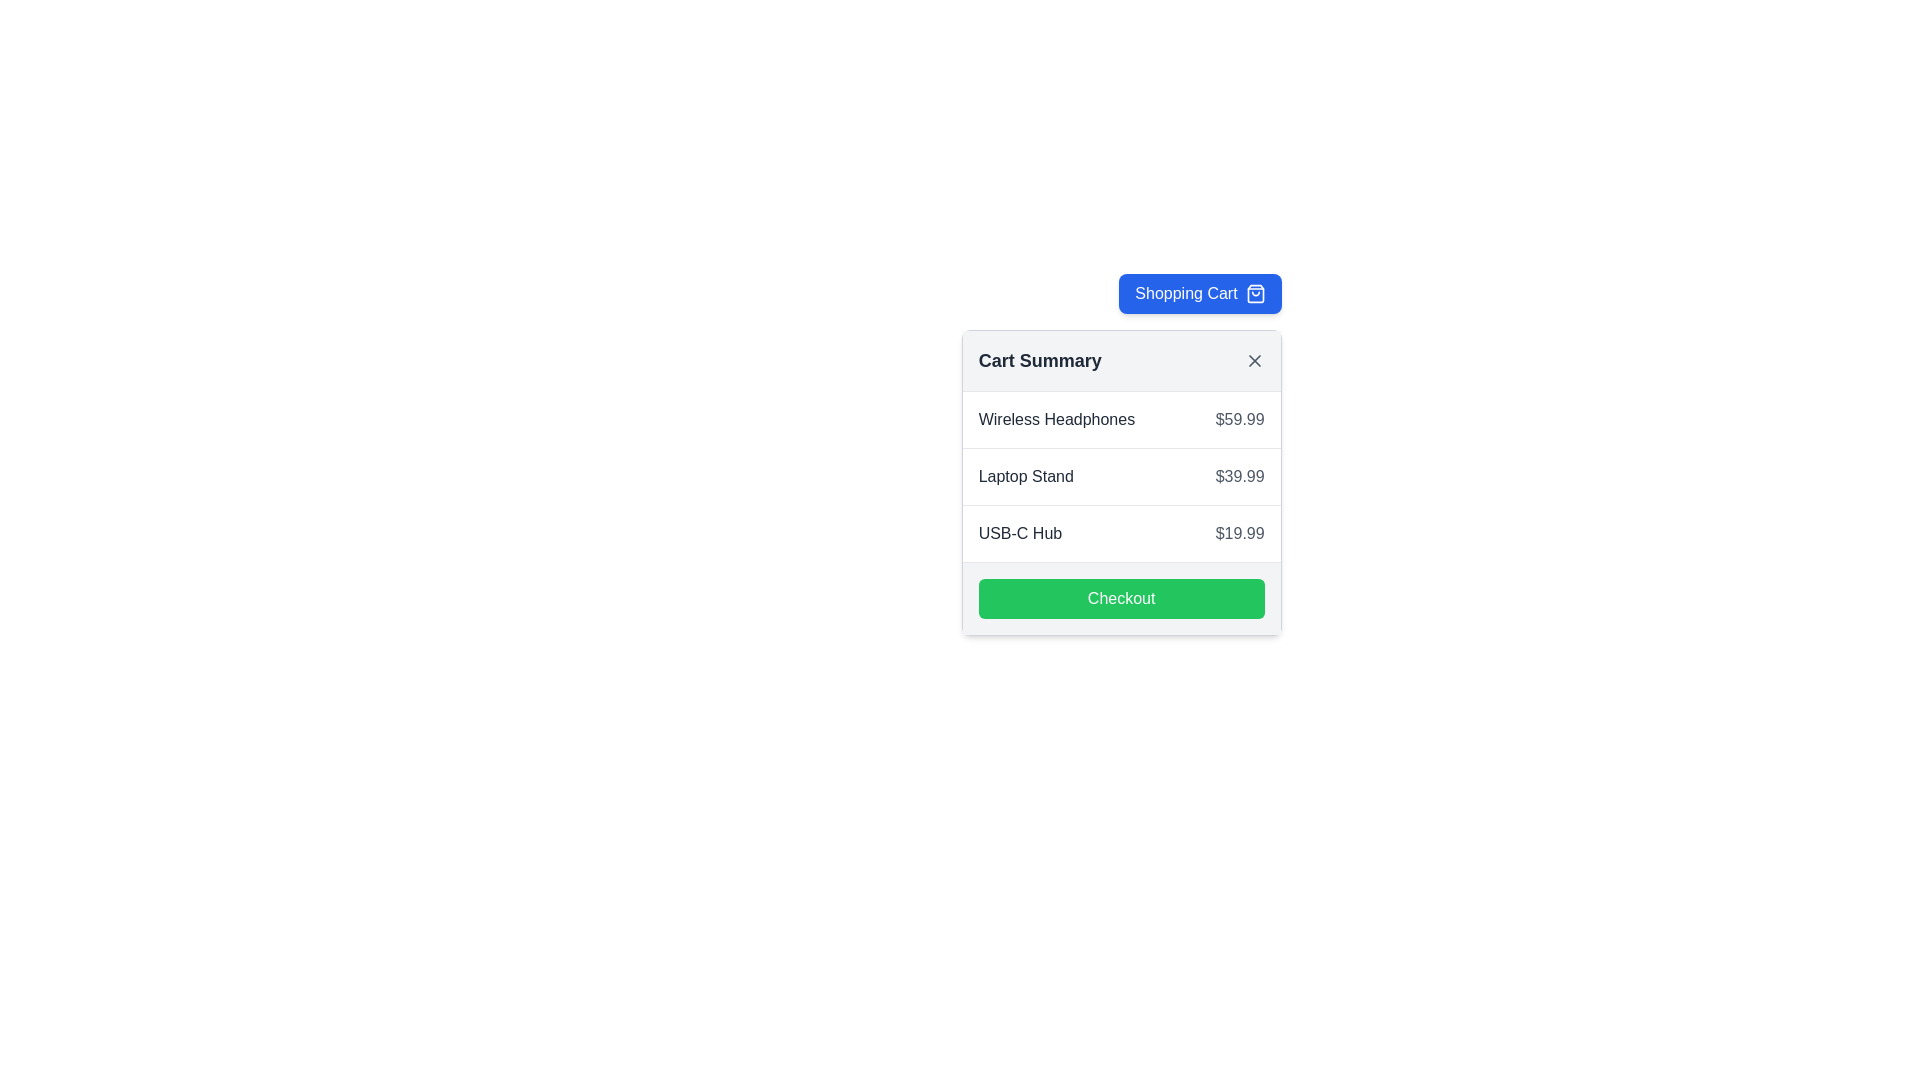 This screenshot has width=1920, height=1080. What do you see at coordinates (1121, 476) in the screenshot?
I see `the second list item in the Cart Summary section that displays the product 'Laptop Stand' and its price '$39.99'` at bounding box center [1121, 476].